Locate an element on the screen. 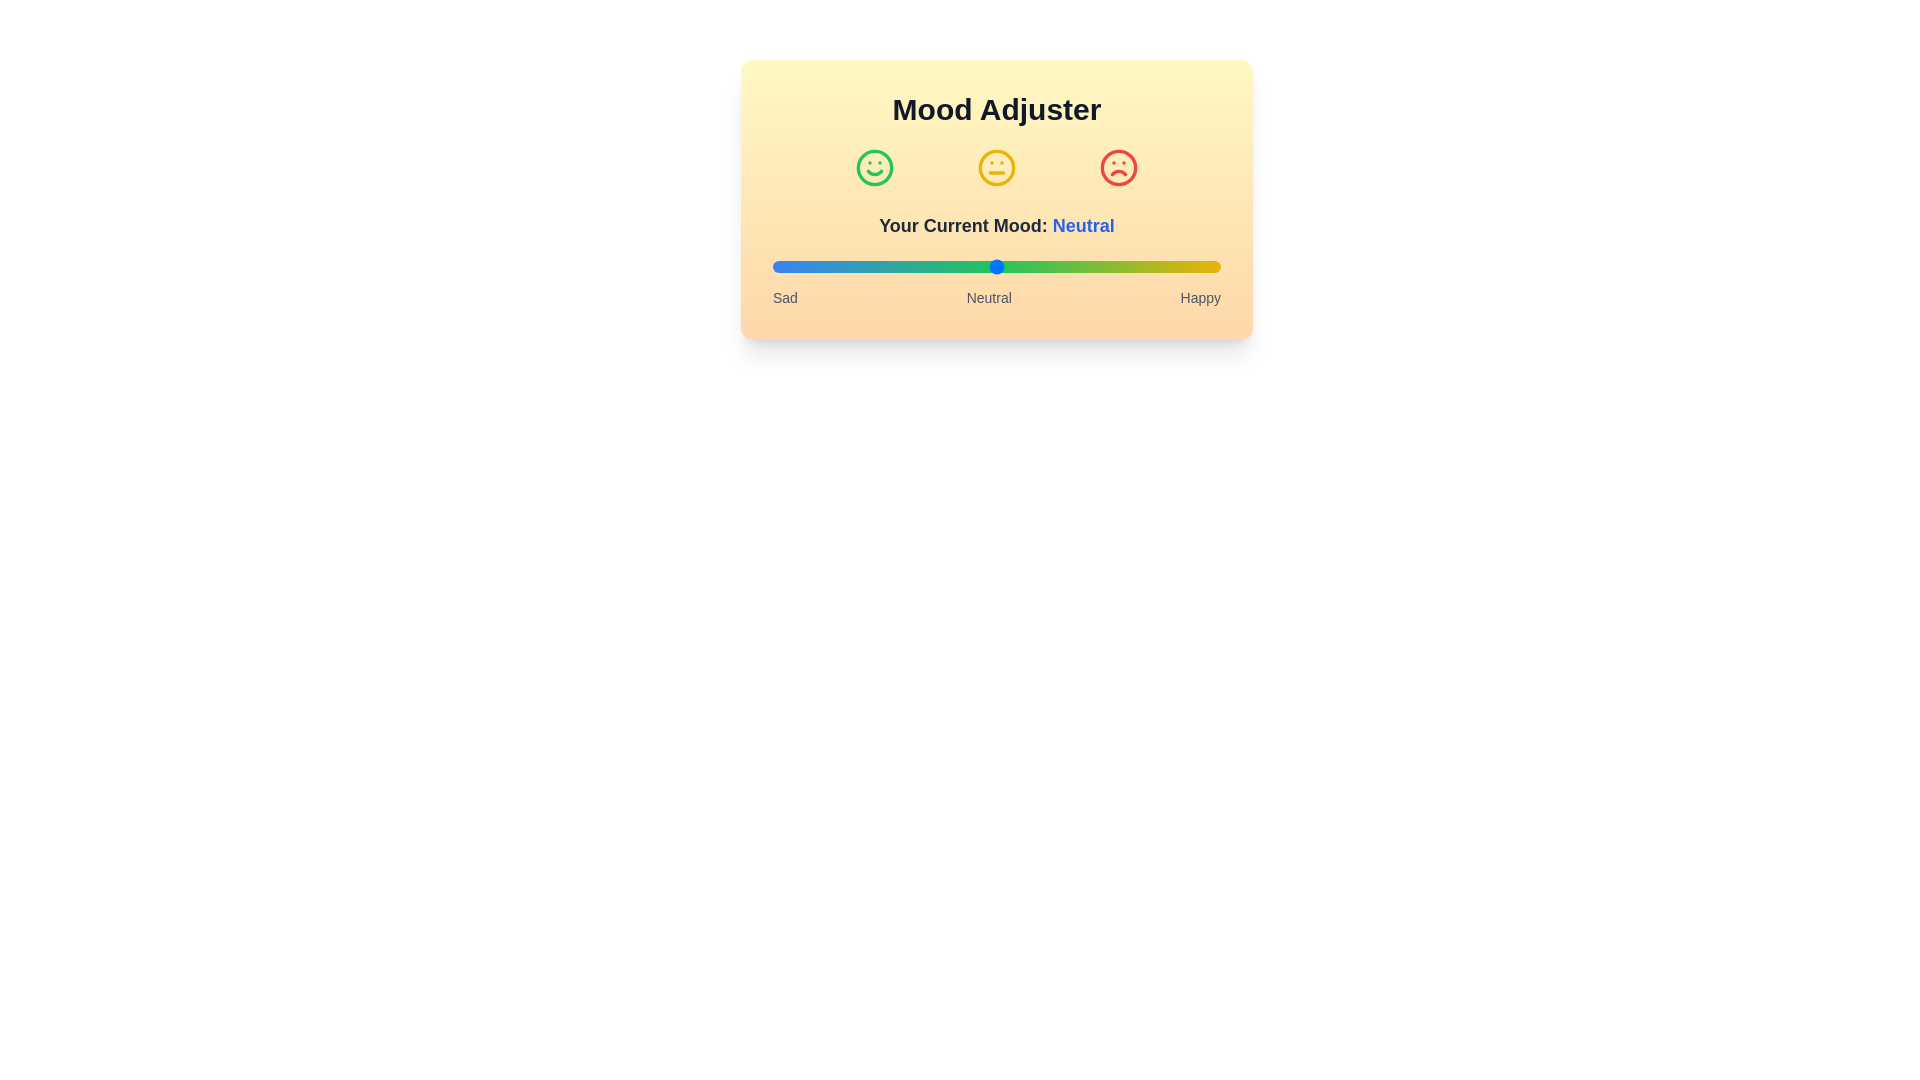 This screenshot has width=1920, height=1080. the slider to a specific value 36 to observe the mood label change is located at coordinates (933, 265).